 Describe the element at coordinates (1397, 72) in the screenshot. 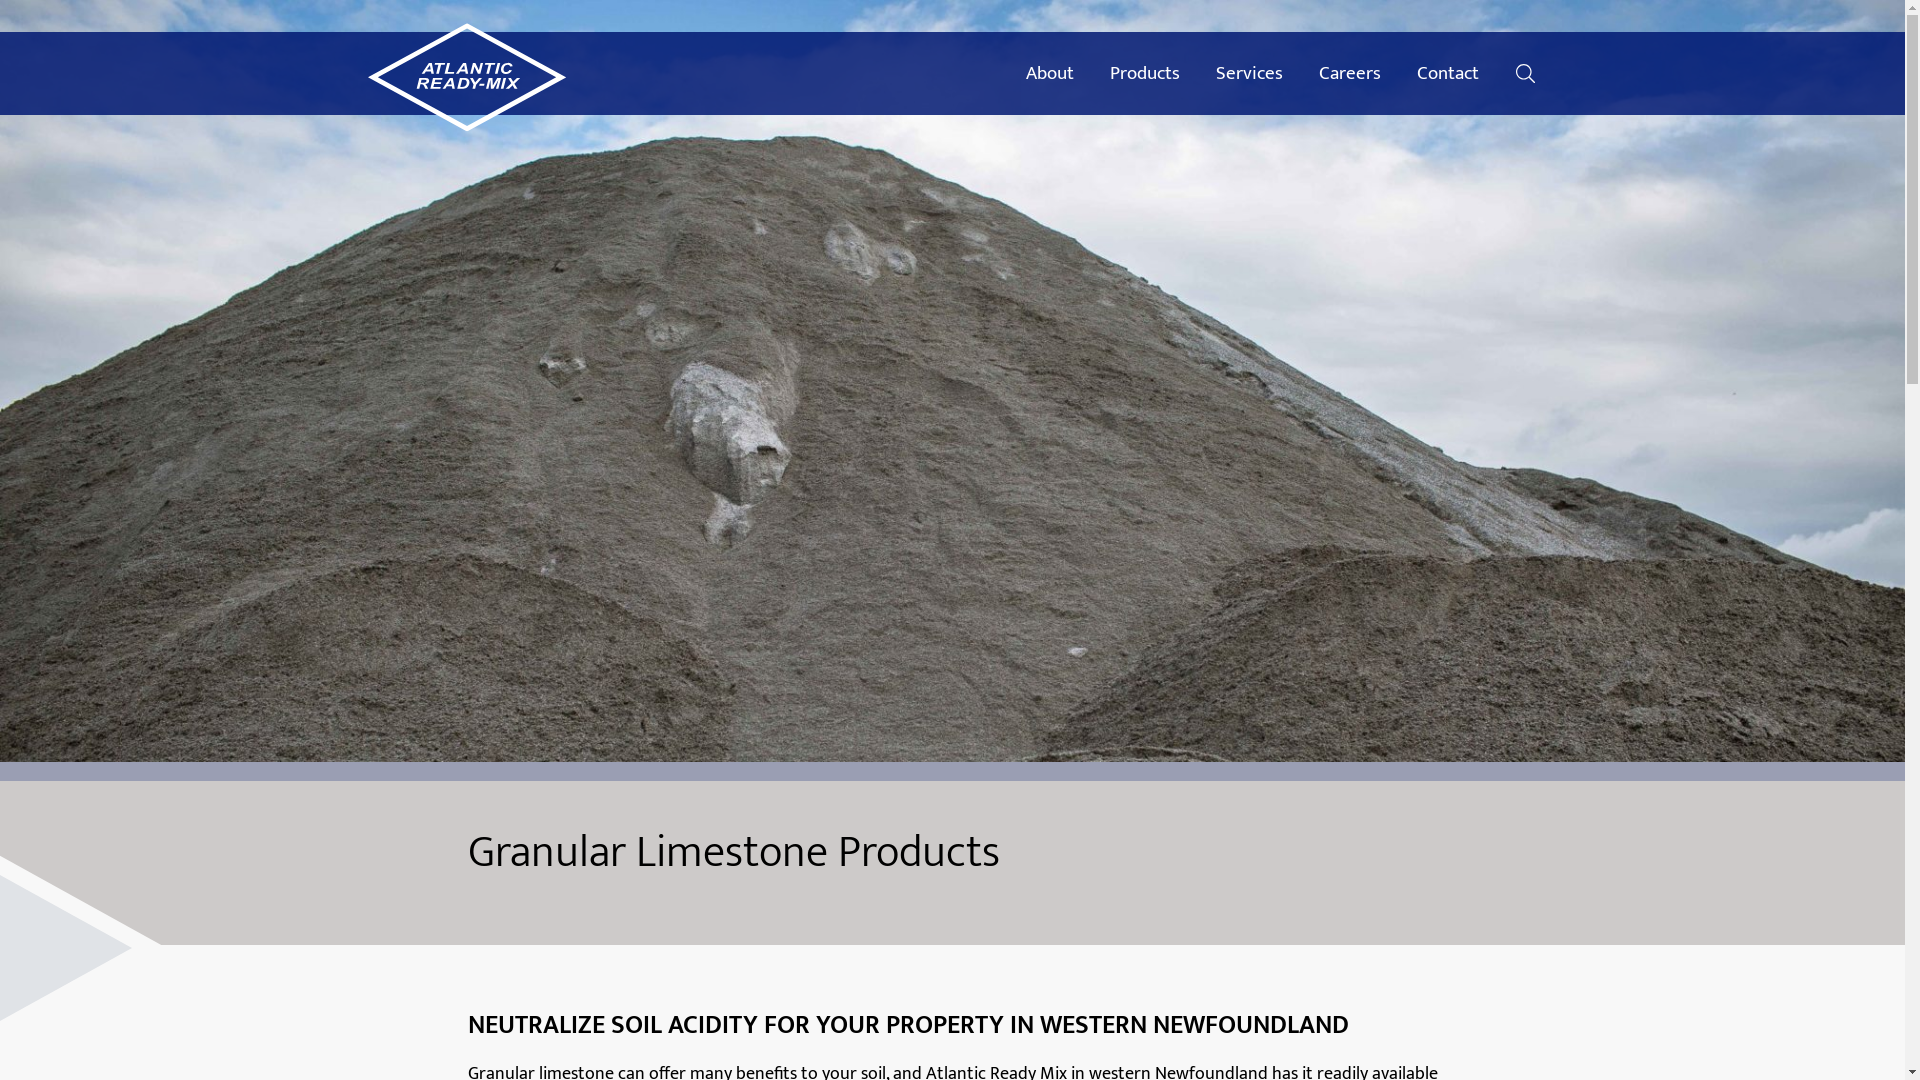

I see `'Contact'` at that location.